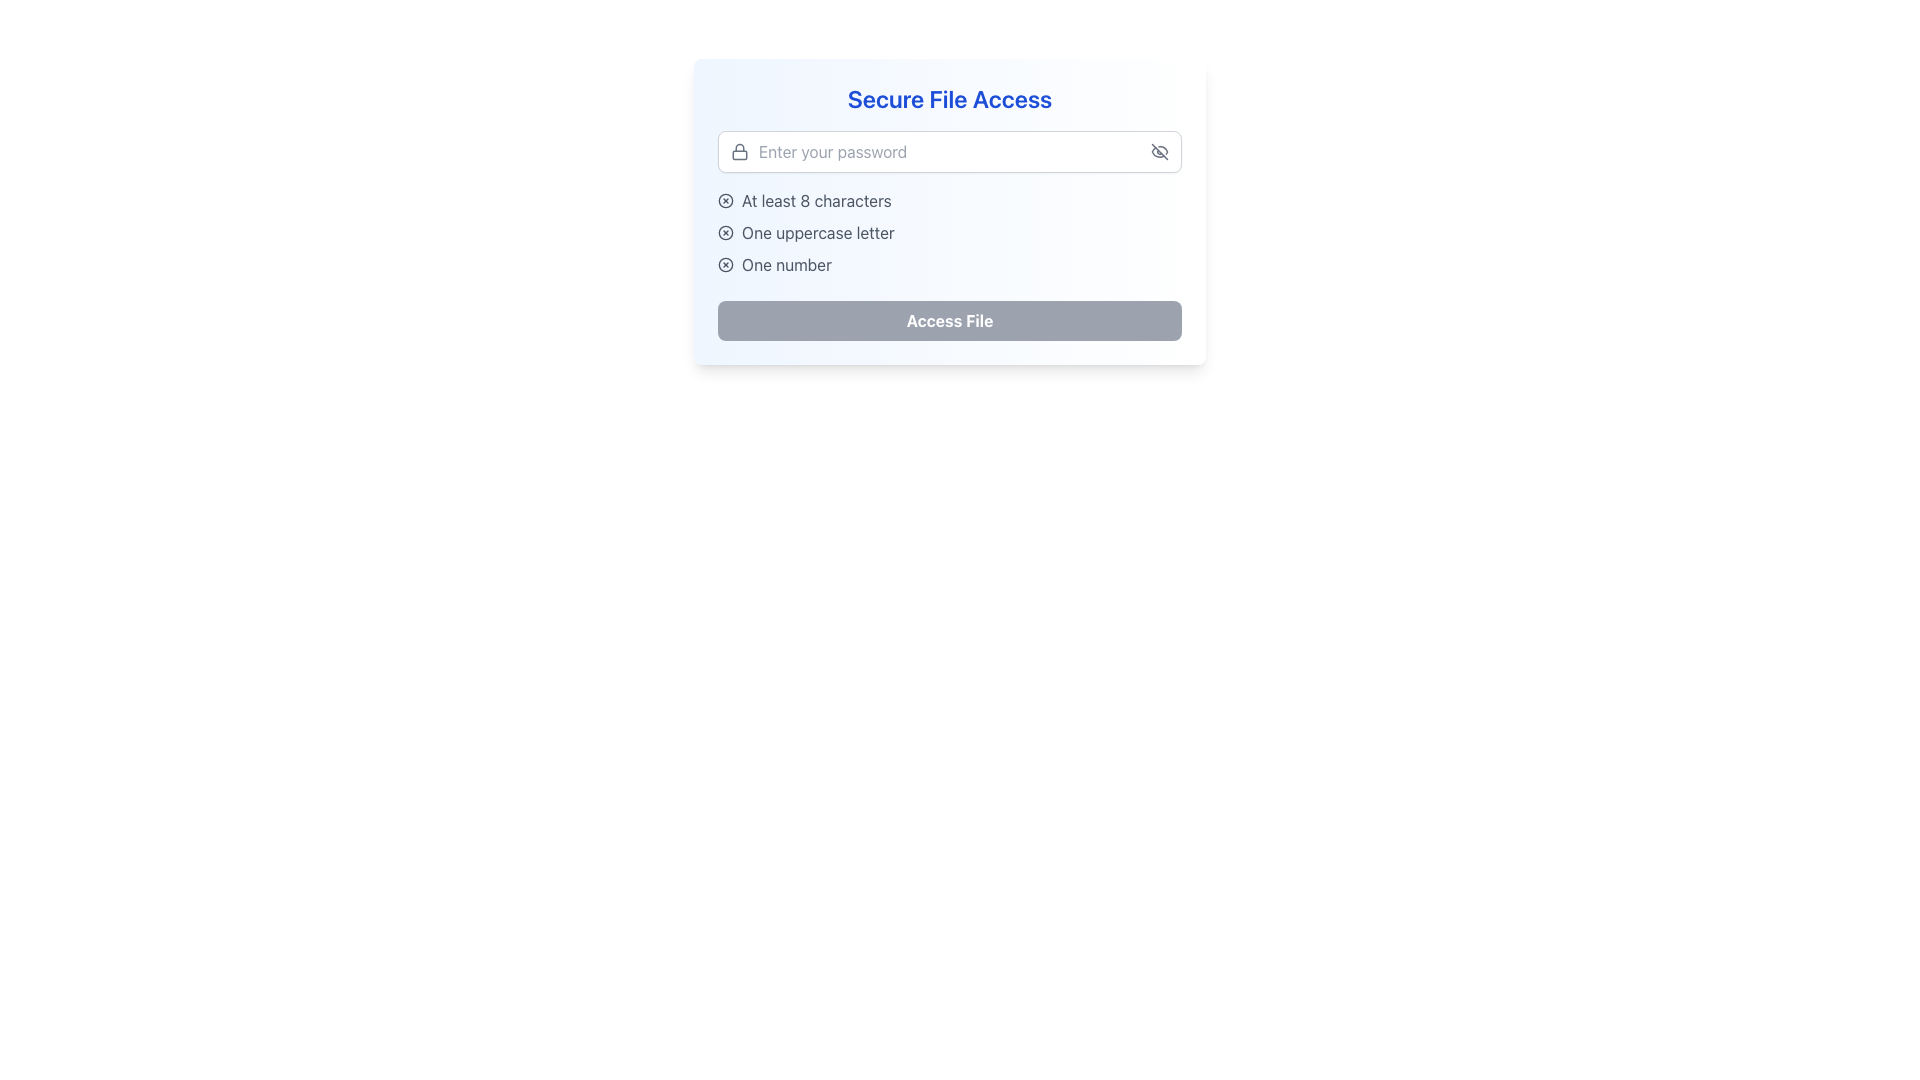  What do you see at coordinates (949, 99) in the screenshot?
I see `header text located at the top of the card with a gradient blue to white background to understand its main purpose or feature` at bounding box center [949, 99].